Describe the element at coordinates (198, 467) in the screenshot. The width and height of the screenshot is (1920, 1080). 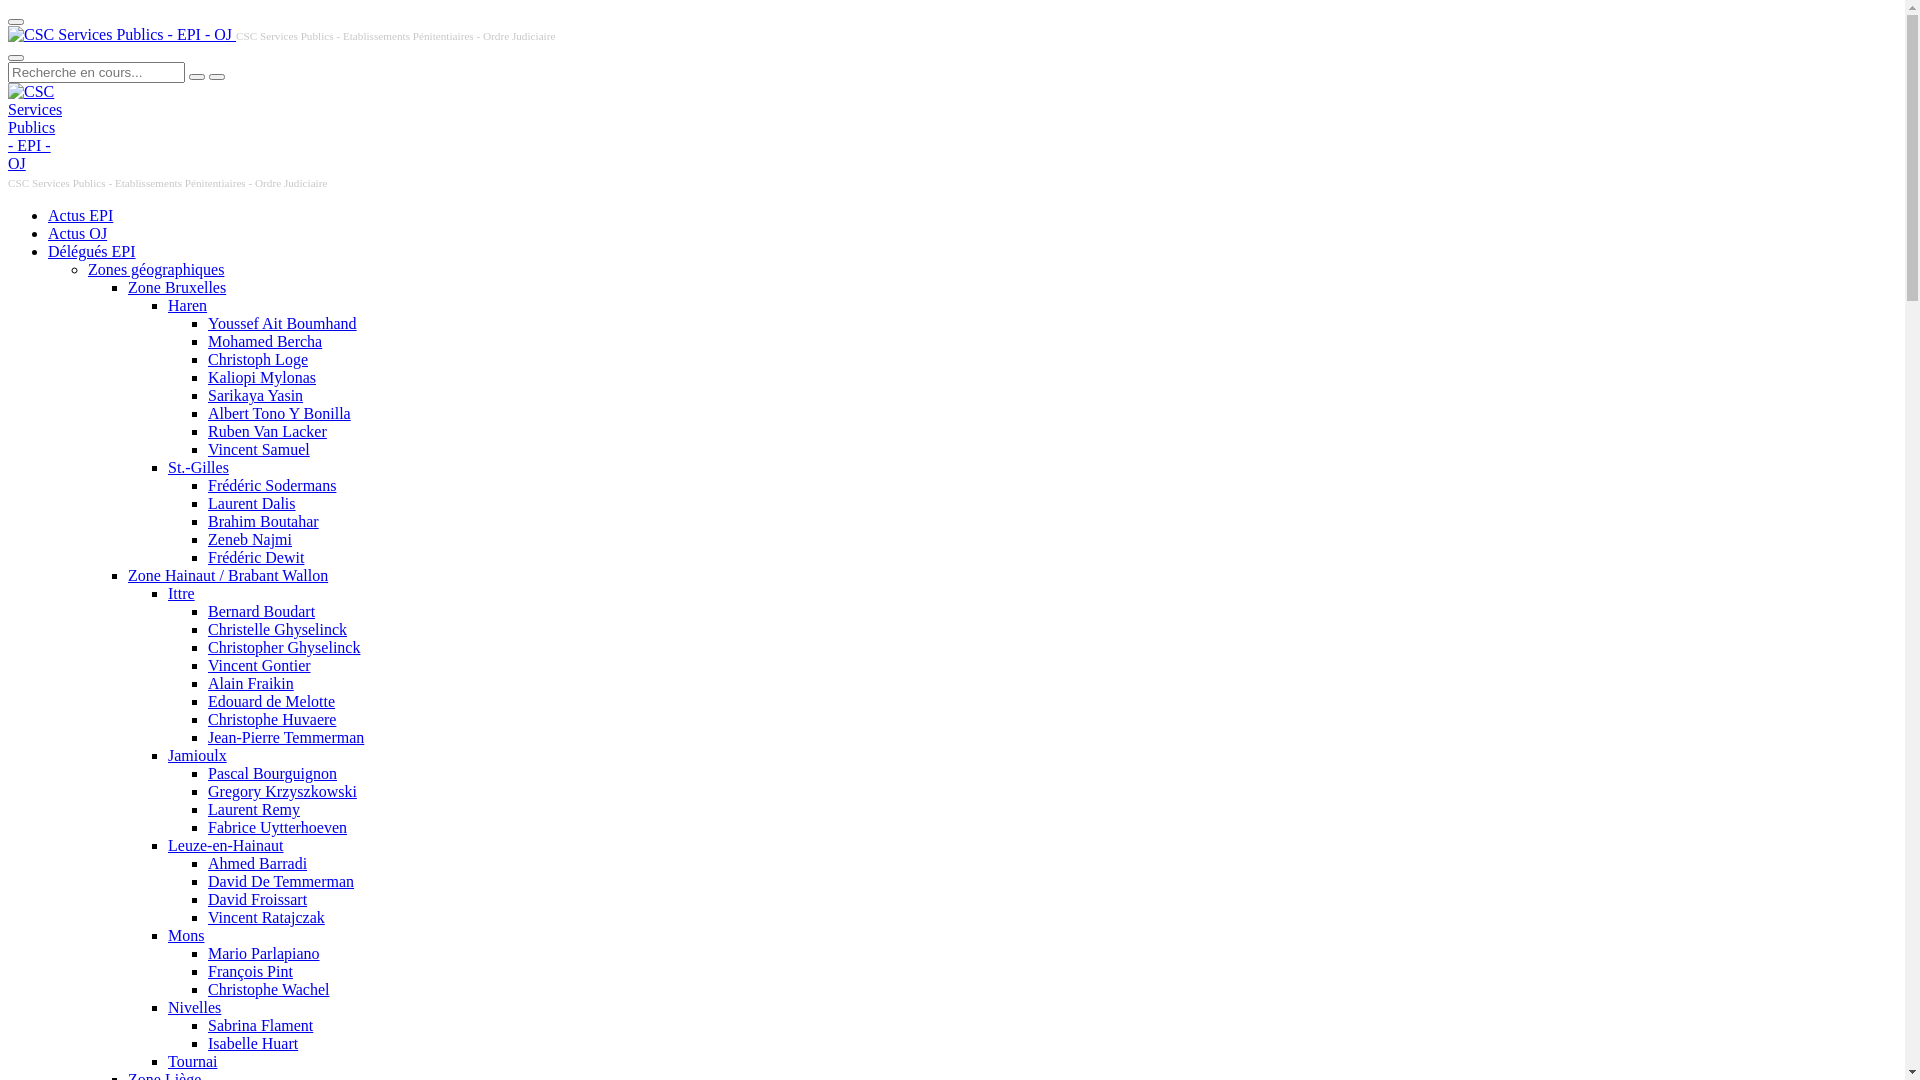
I see `'St.-Gilles'` at that location.